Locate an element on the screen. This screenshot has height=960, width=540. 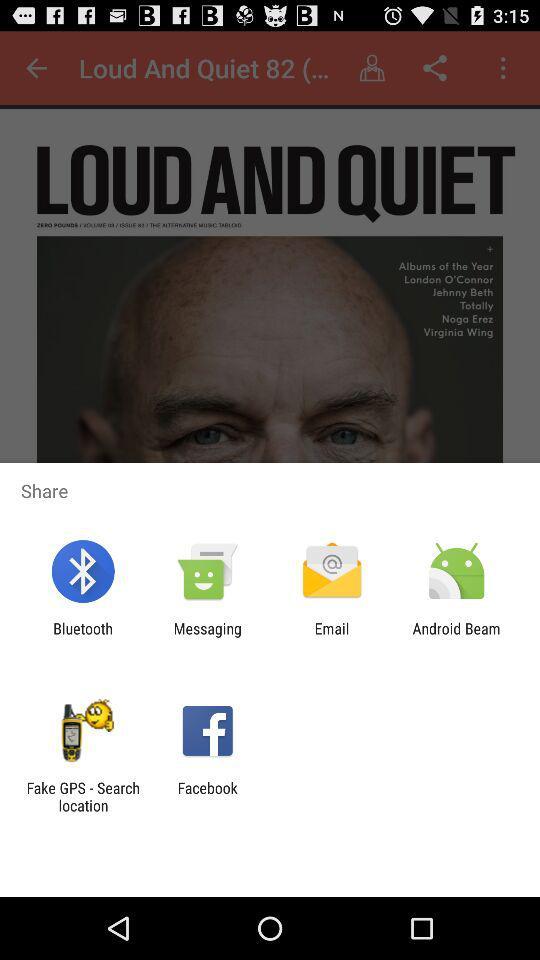
the app next to messaging item is located at coordinates (332, 636).